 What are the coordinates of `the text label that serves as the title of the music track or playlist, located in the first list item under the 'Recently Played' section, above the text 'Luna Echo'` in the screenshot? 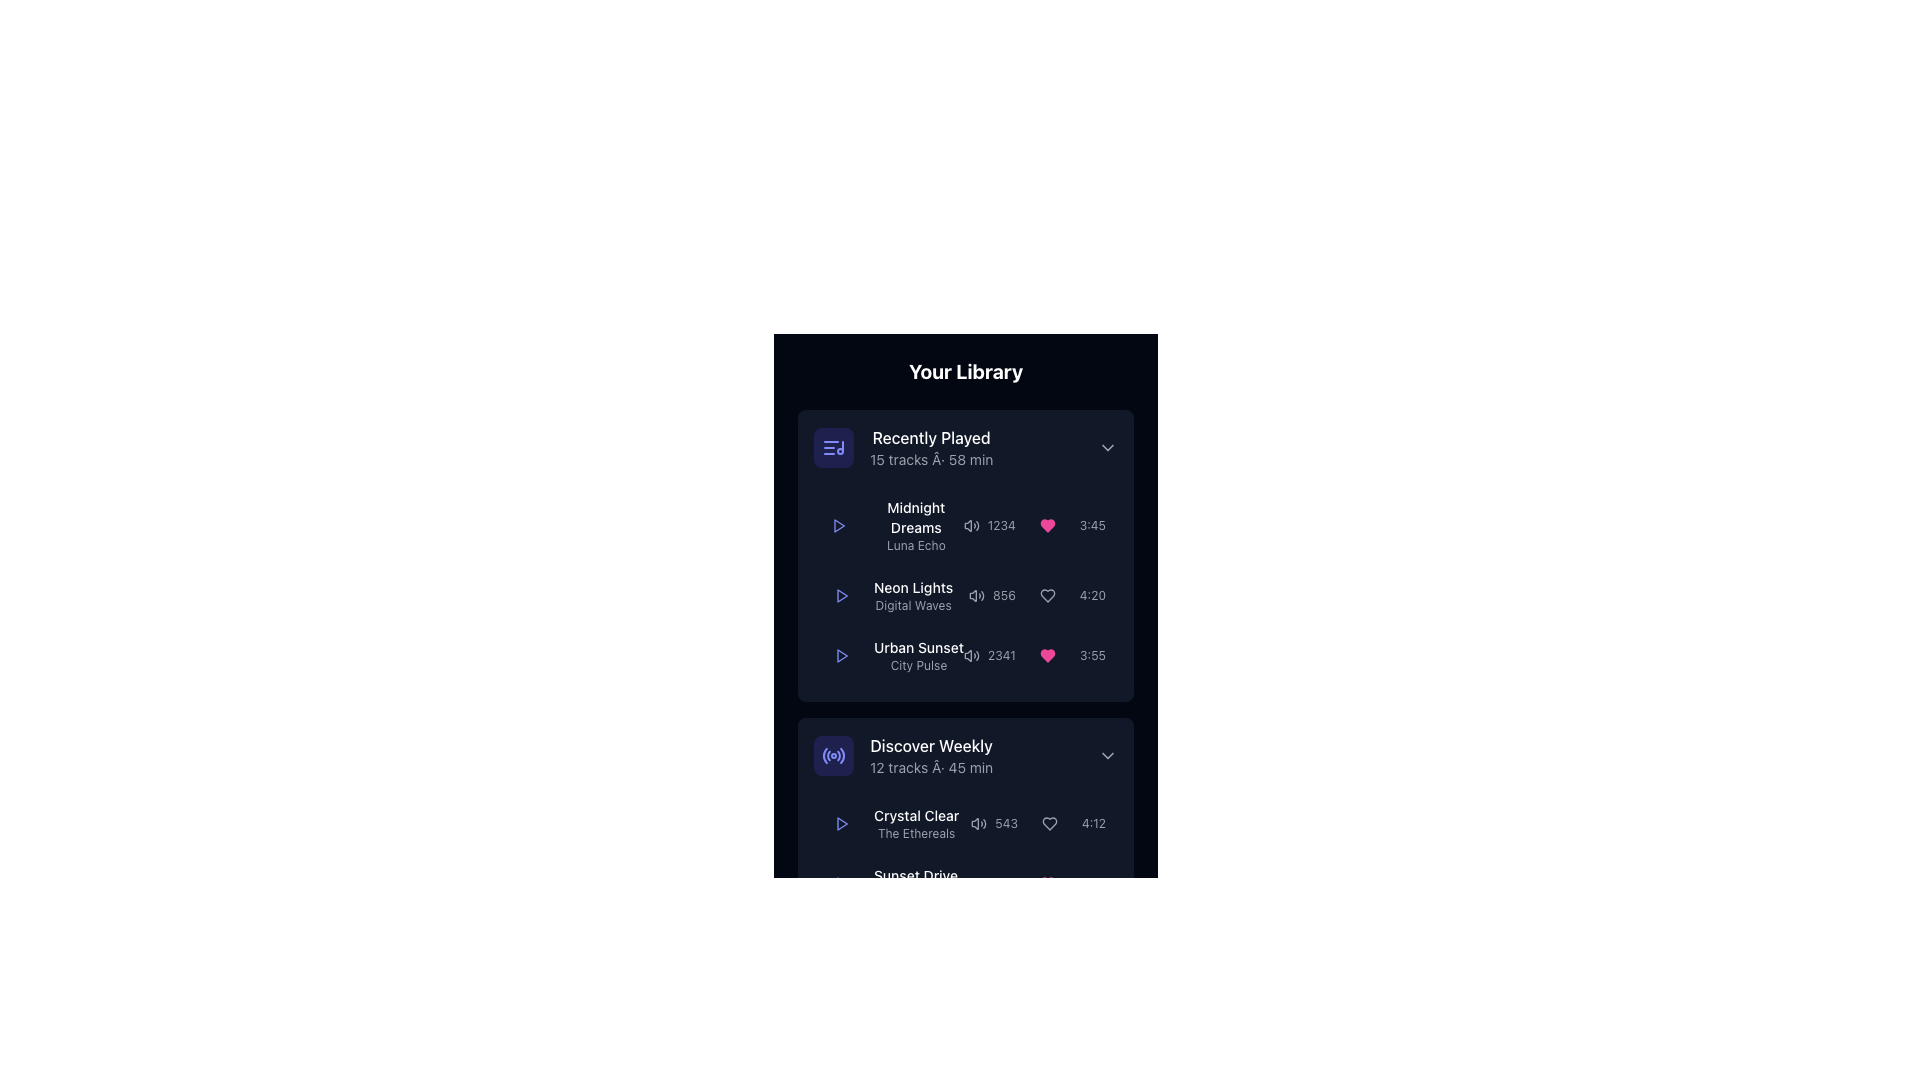 It's located at (915, 516).